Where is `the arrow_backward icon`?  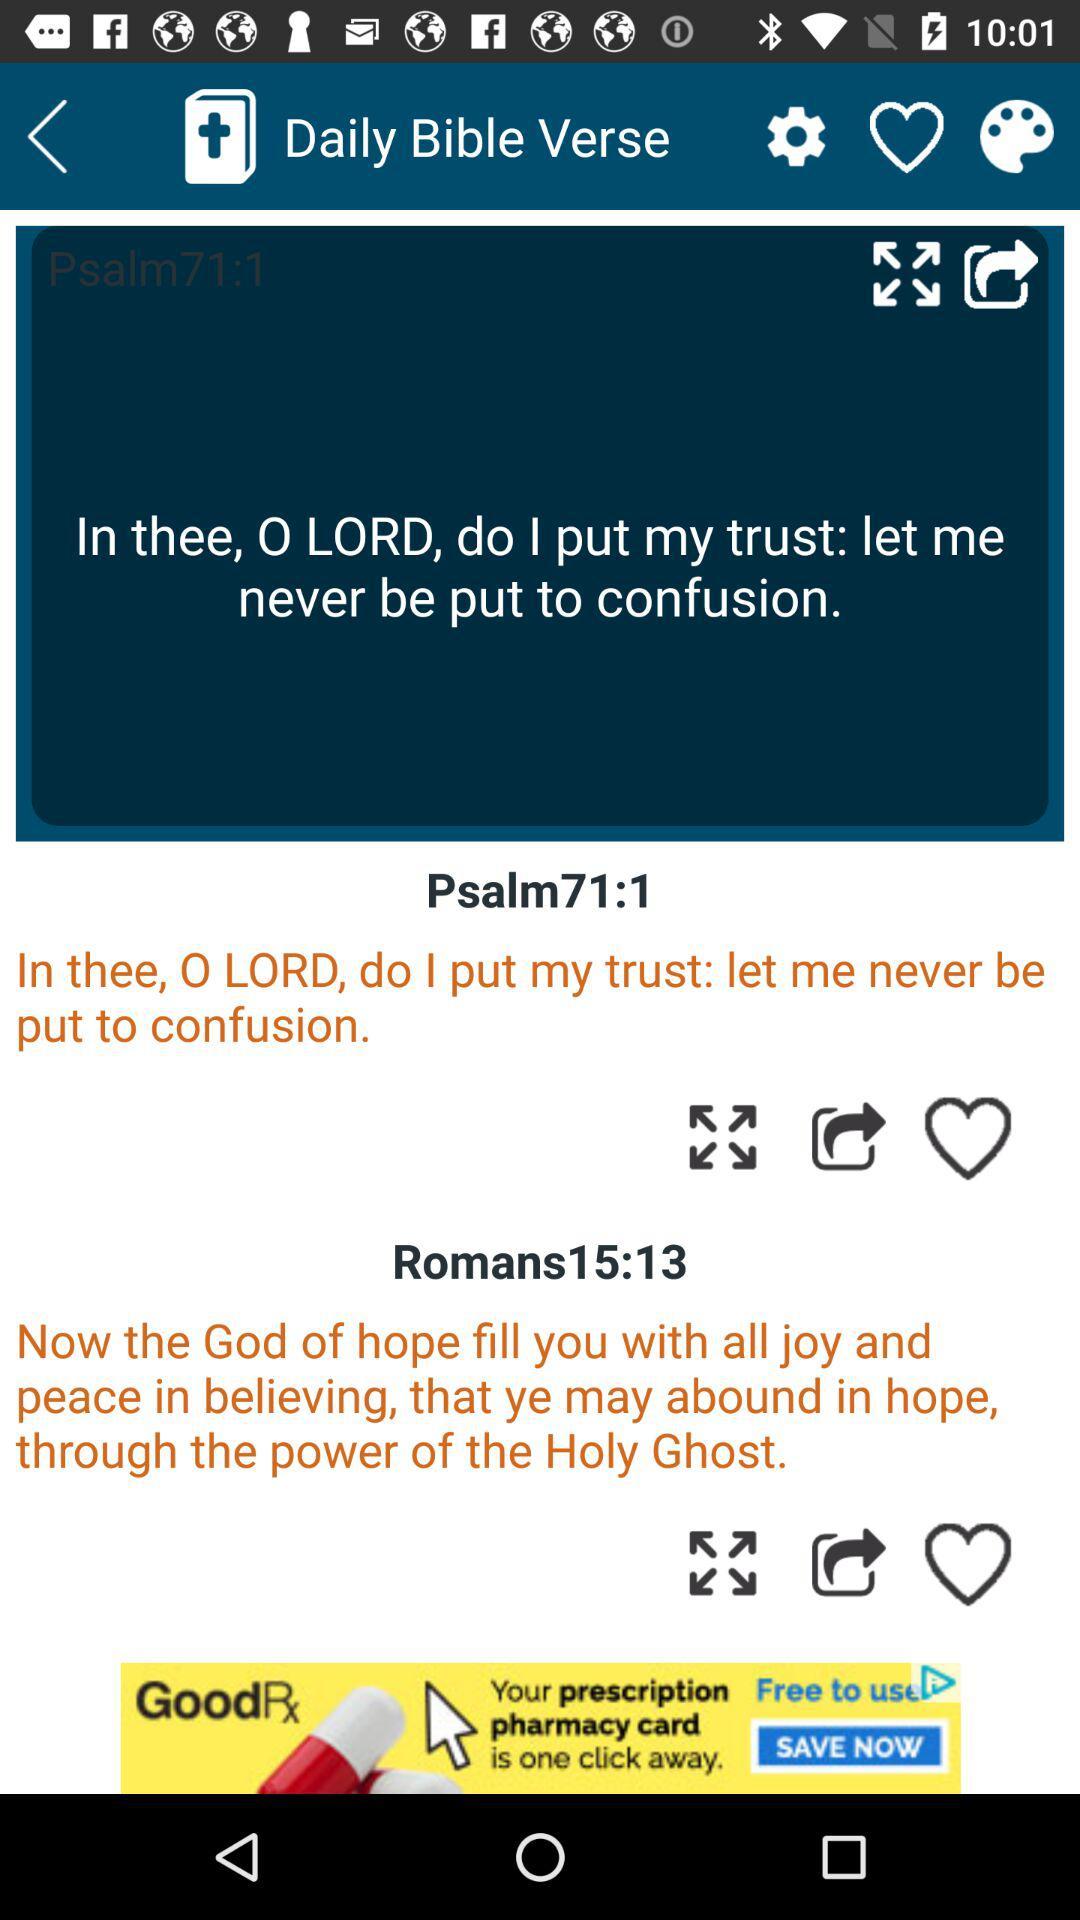
the arrow_backward icon is located at coordinates (46, 135).